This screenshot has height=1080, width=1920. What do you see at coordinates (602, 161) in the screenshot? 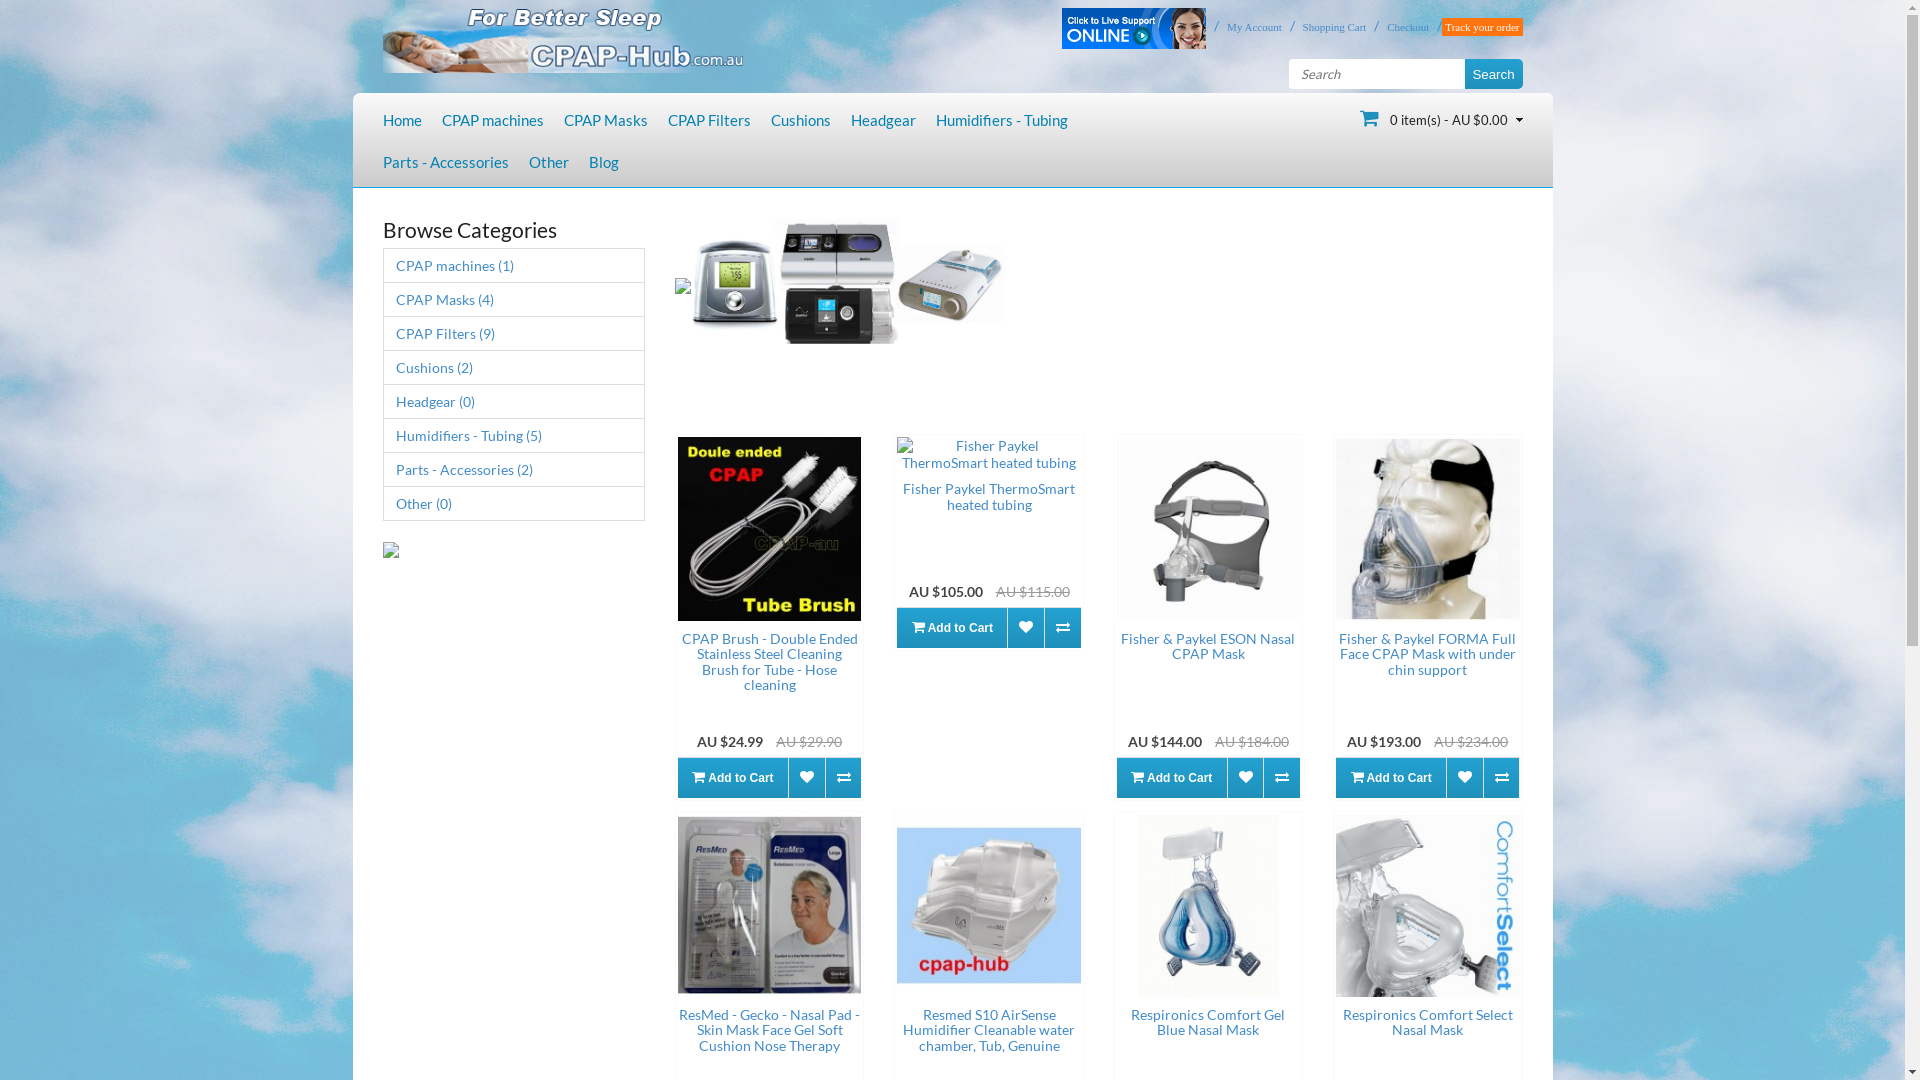
I see `'Blog'` at bounding box center [602, 161].